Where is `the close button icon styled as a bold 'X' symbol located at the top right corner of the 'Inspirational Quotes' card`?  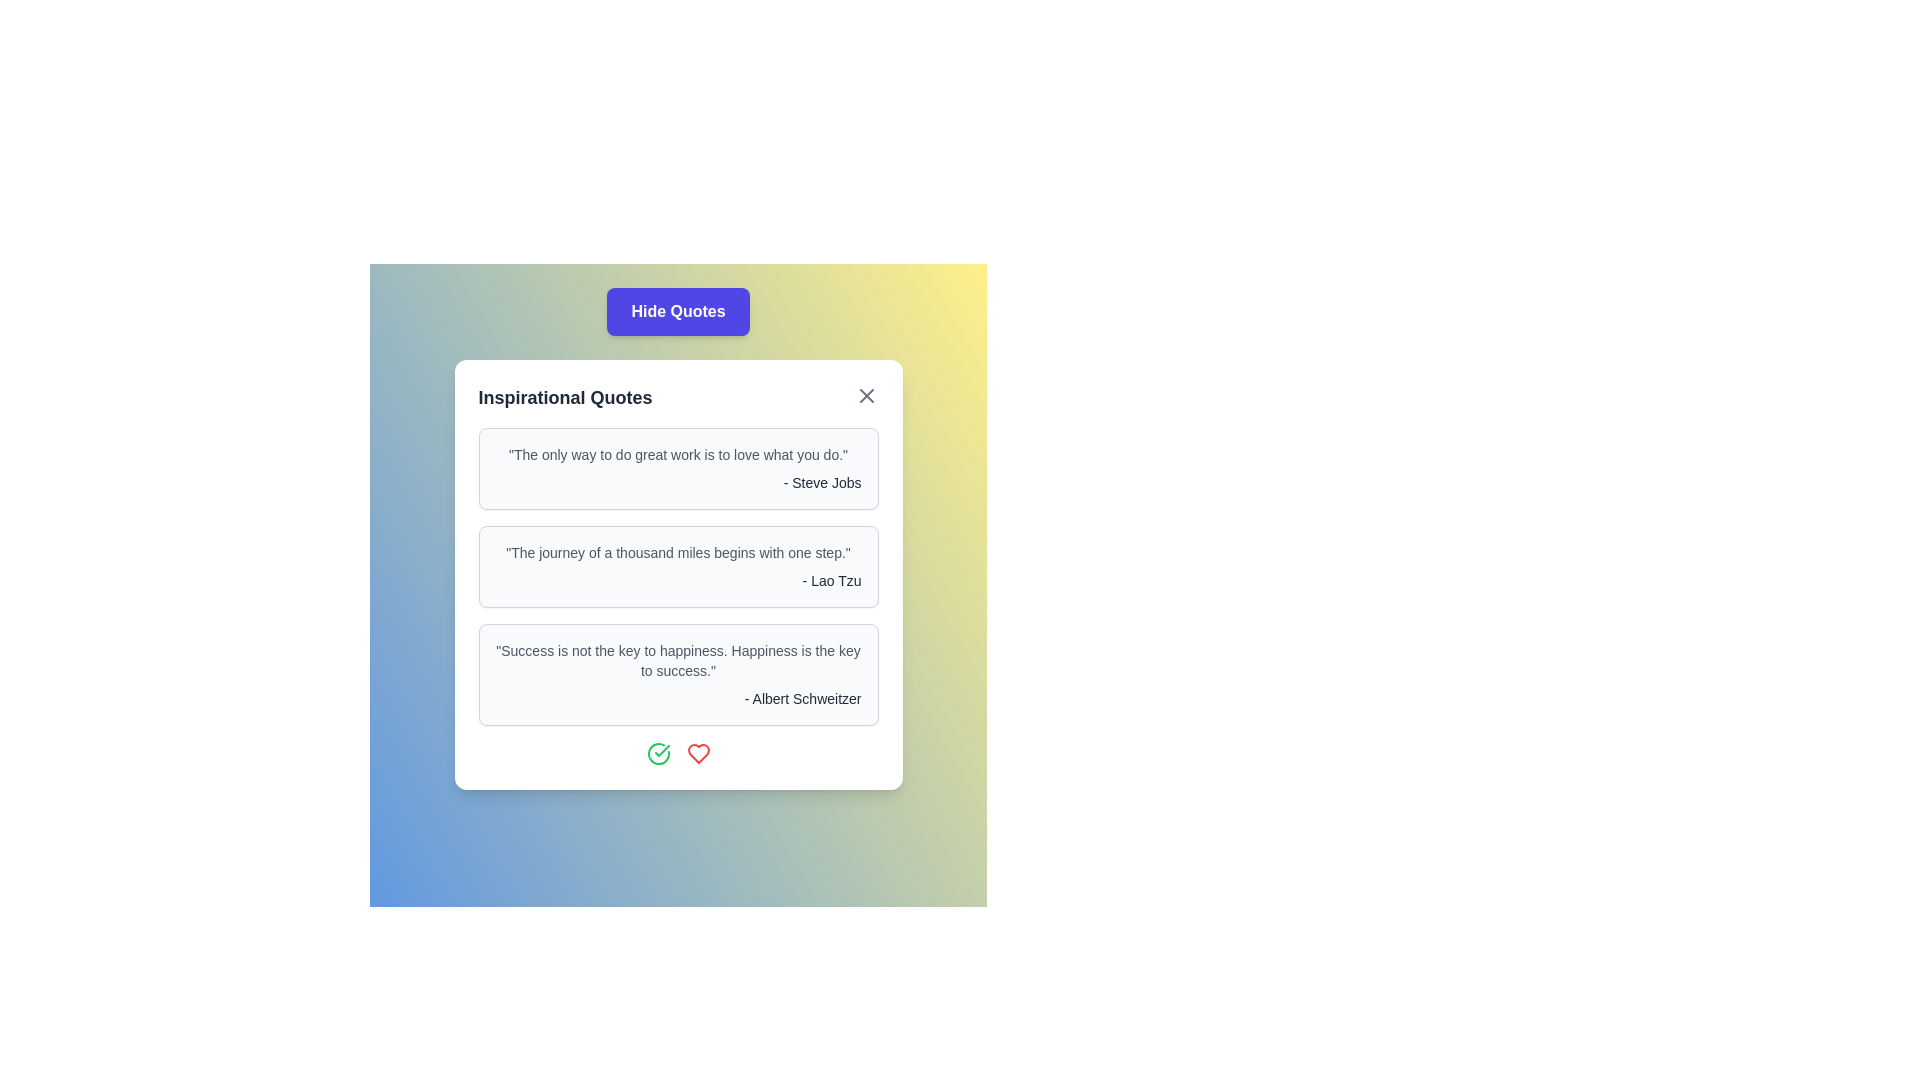 the close button icon styled as a bold 'X' symbol located at the top right corner of the 'Inspirational Quotes' card is located at coordinates (866, 396).